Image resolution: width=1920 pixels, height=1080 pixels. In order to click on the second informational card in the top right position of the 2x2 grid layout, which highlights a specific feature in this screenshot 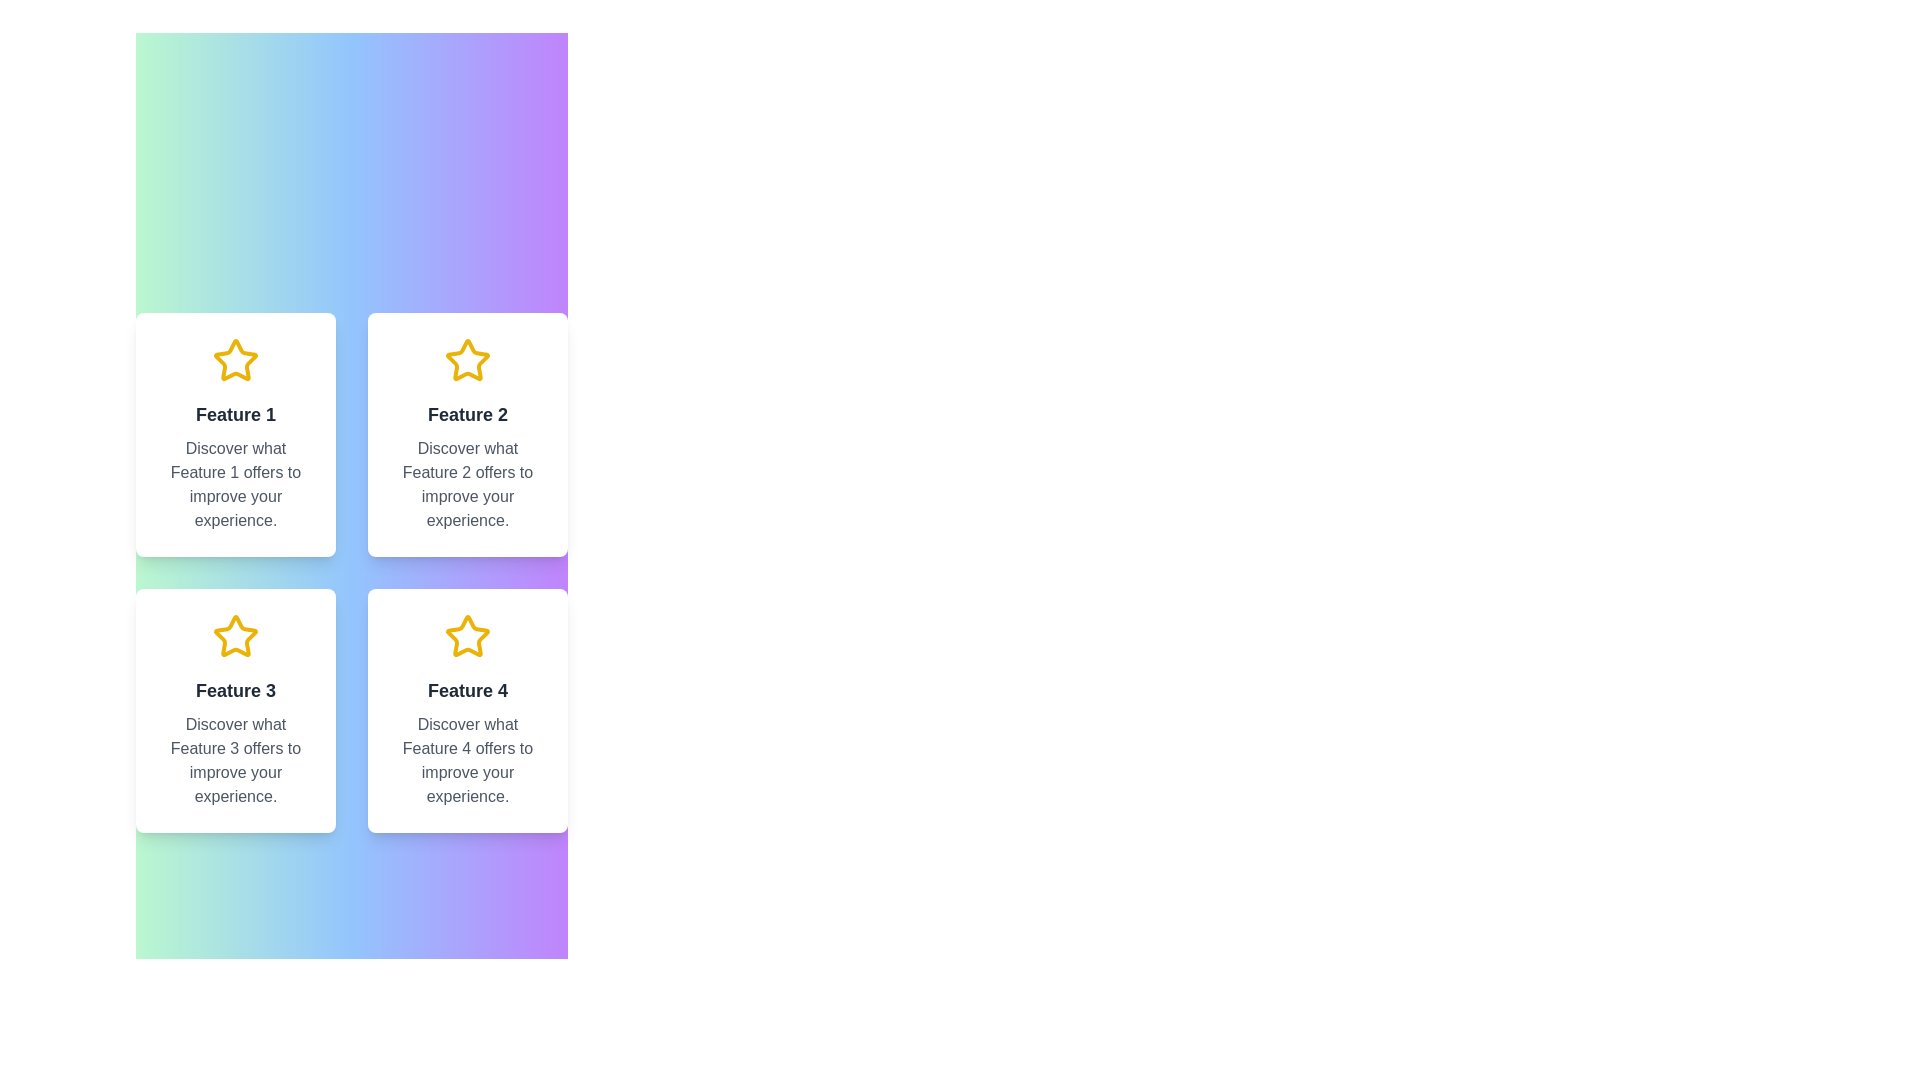, I will do `click(466, 434)`.